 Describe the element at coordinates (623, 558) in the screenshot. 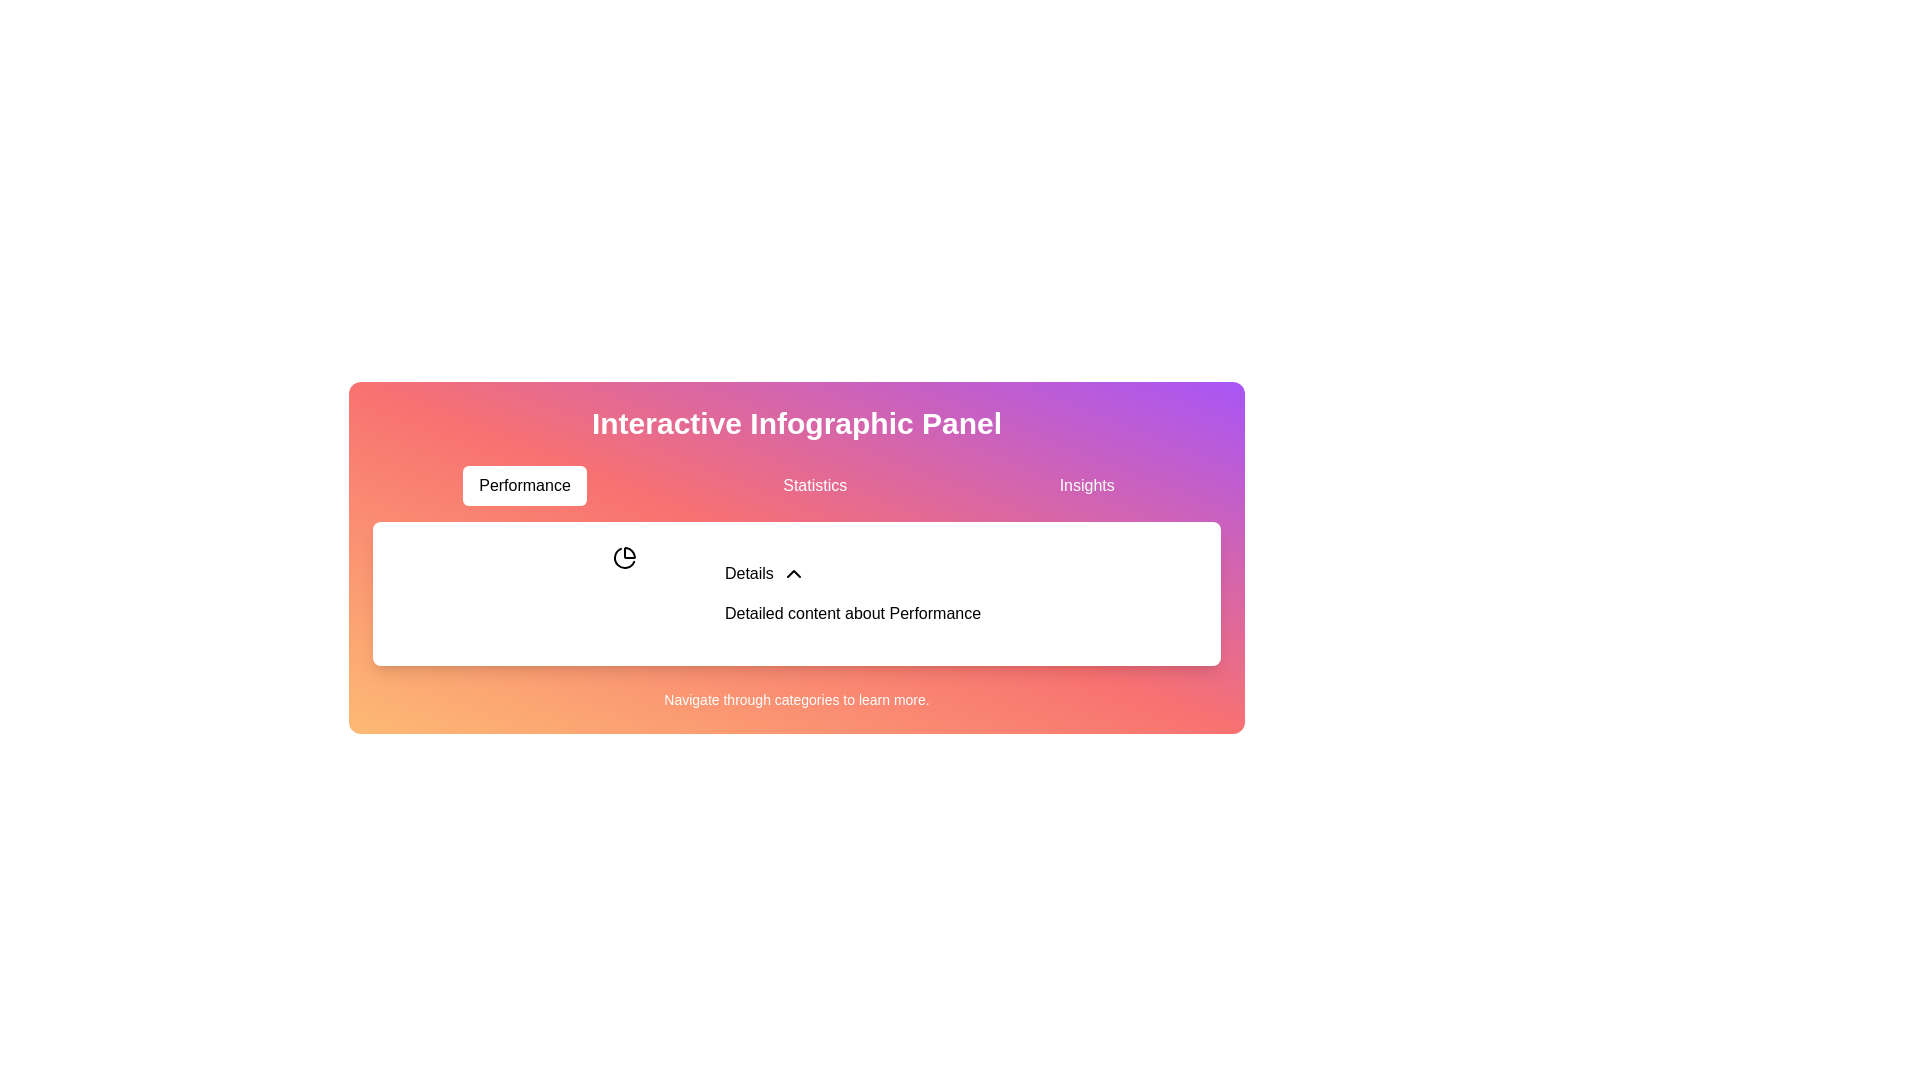

I see `the circular pie-chart icon located within a white card, right below the 'Performance' tab and to the left of the 'Details' title` at that location.